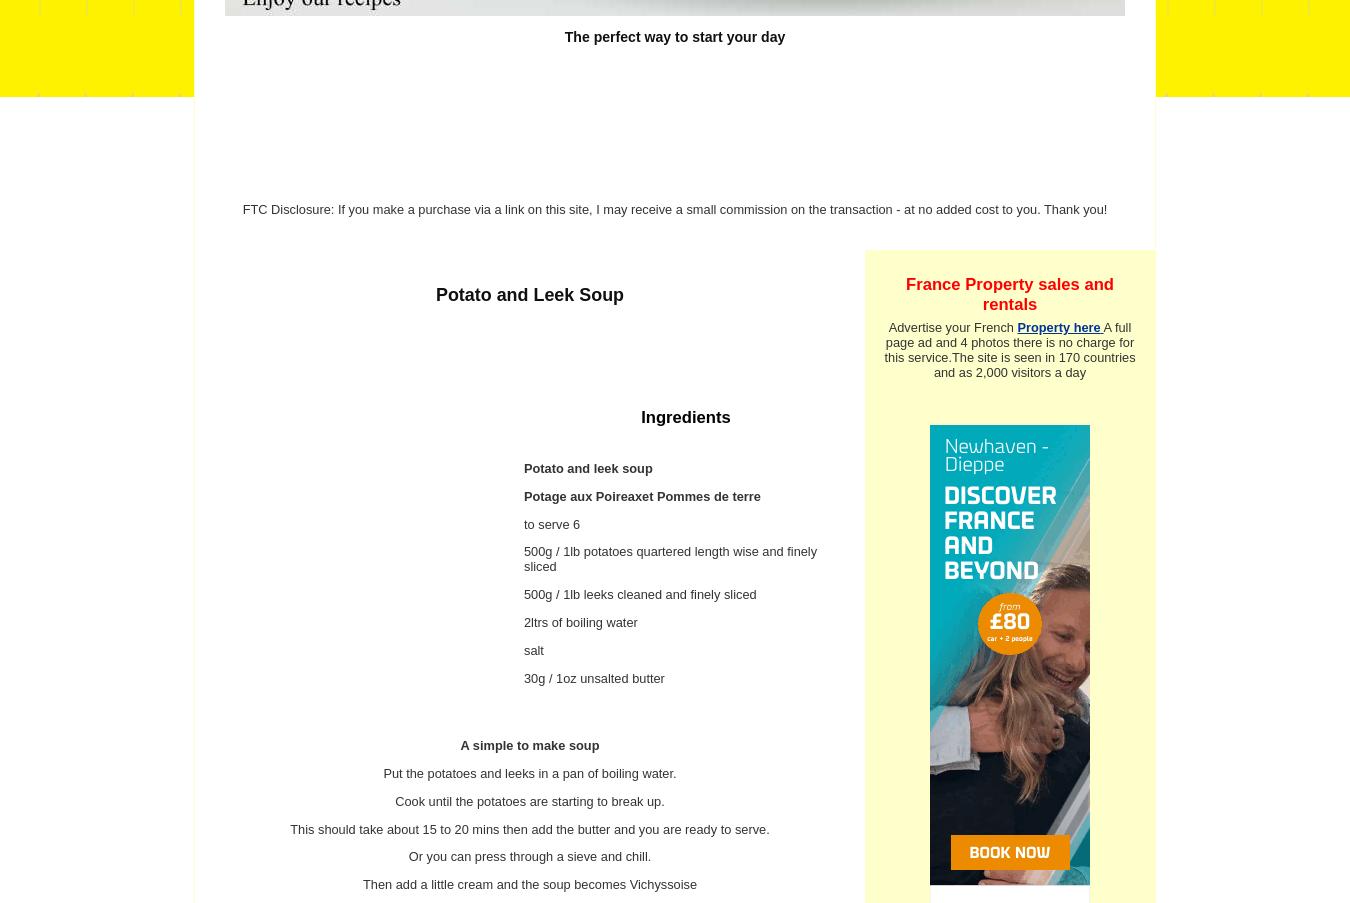  I want to click on 'The perfect way to start your day', so click(674, 35).